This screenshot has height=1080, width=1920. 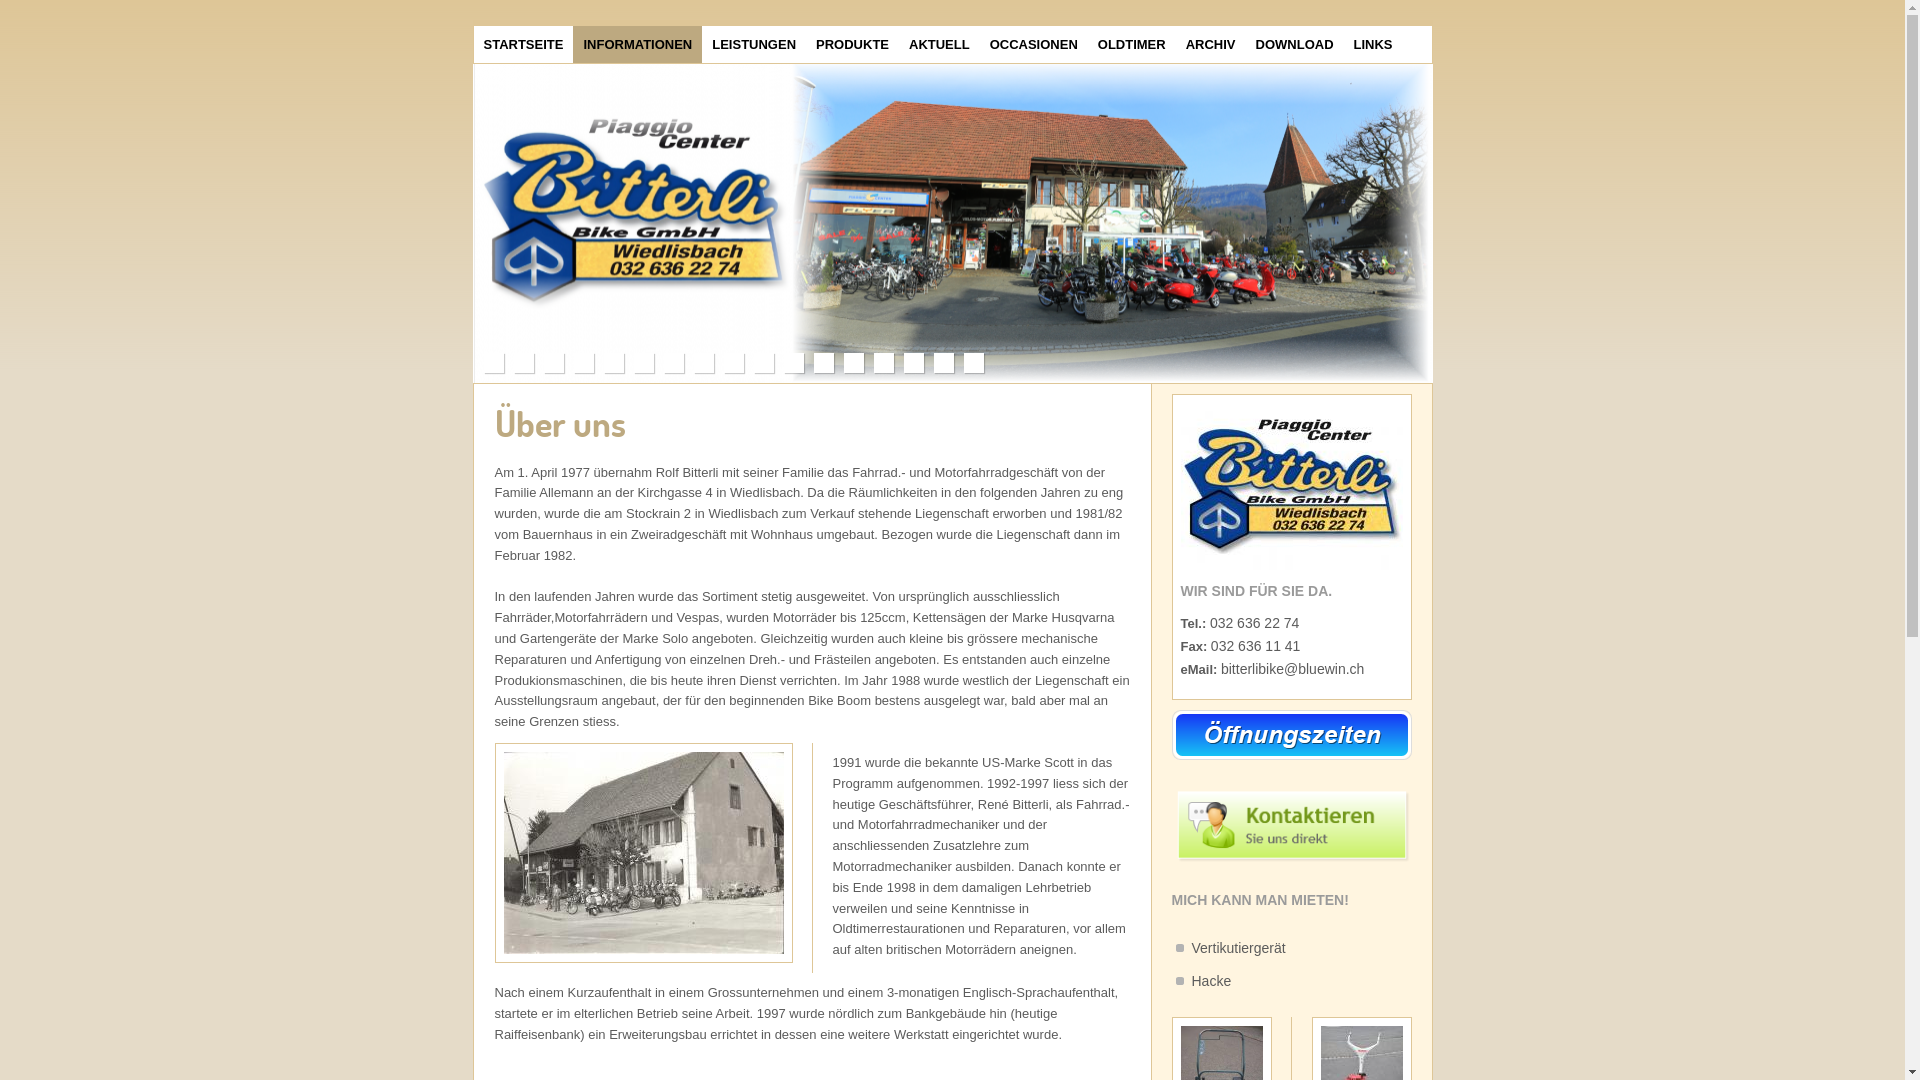 I want to click on 'STARTSEITE', so click(x=473, y=44).